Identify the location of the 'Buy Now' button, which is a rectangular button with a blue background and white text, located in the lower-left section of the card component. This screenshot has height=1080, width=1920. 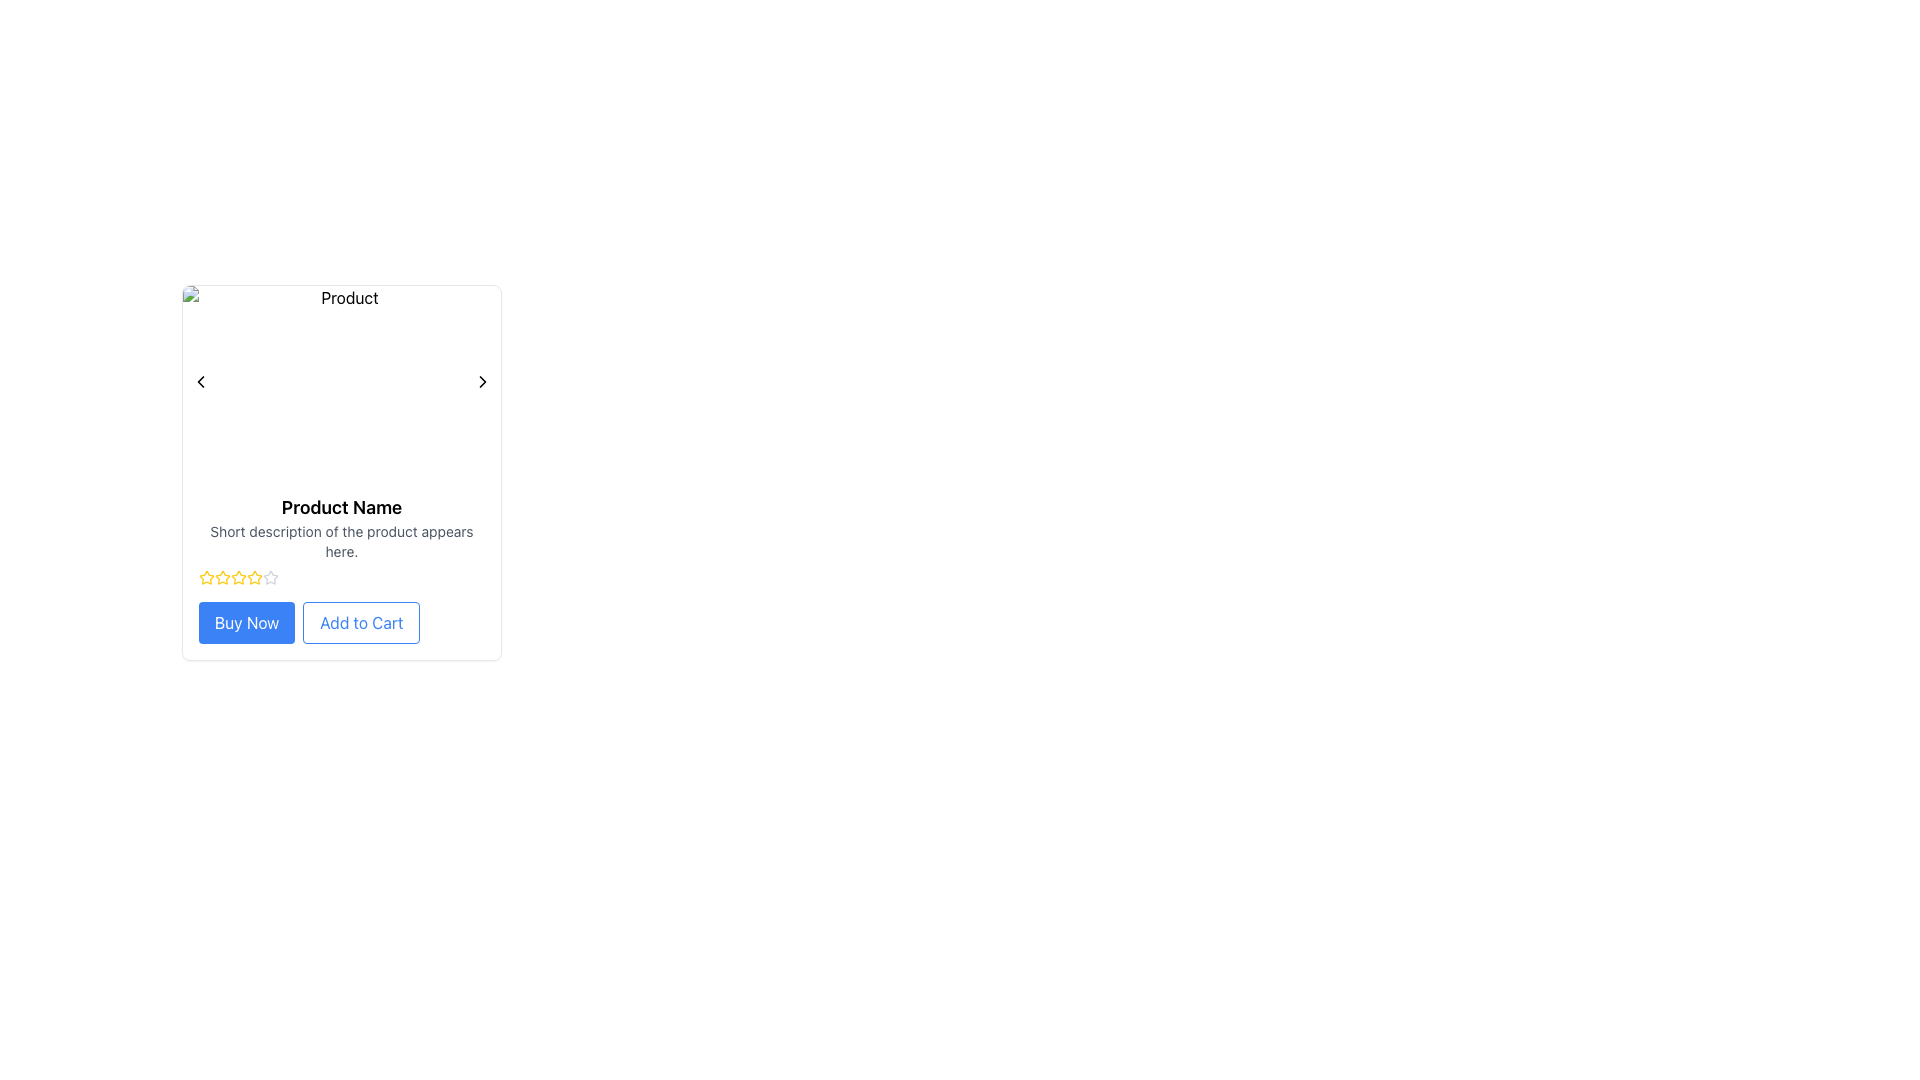
(246, 622).